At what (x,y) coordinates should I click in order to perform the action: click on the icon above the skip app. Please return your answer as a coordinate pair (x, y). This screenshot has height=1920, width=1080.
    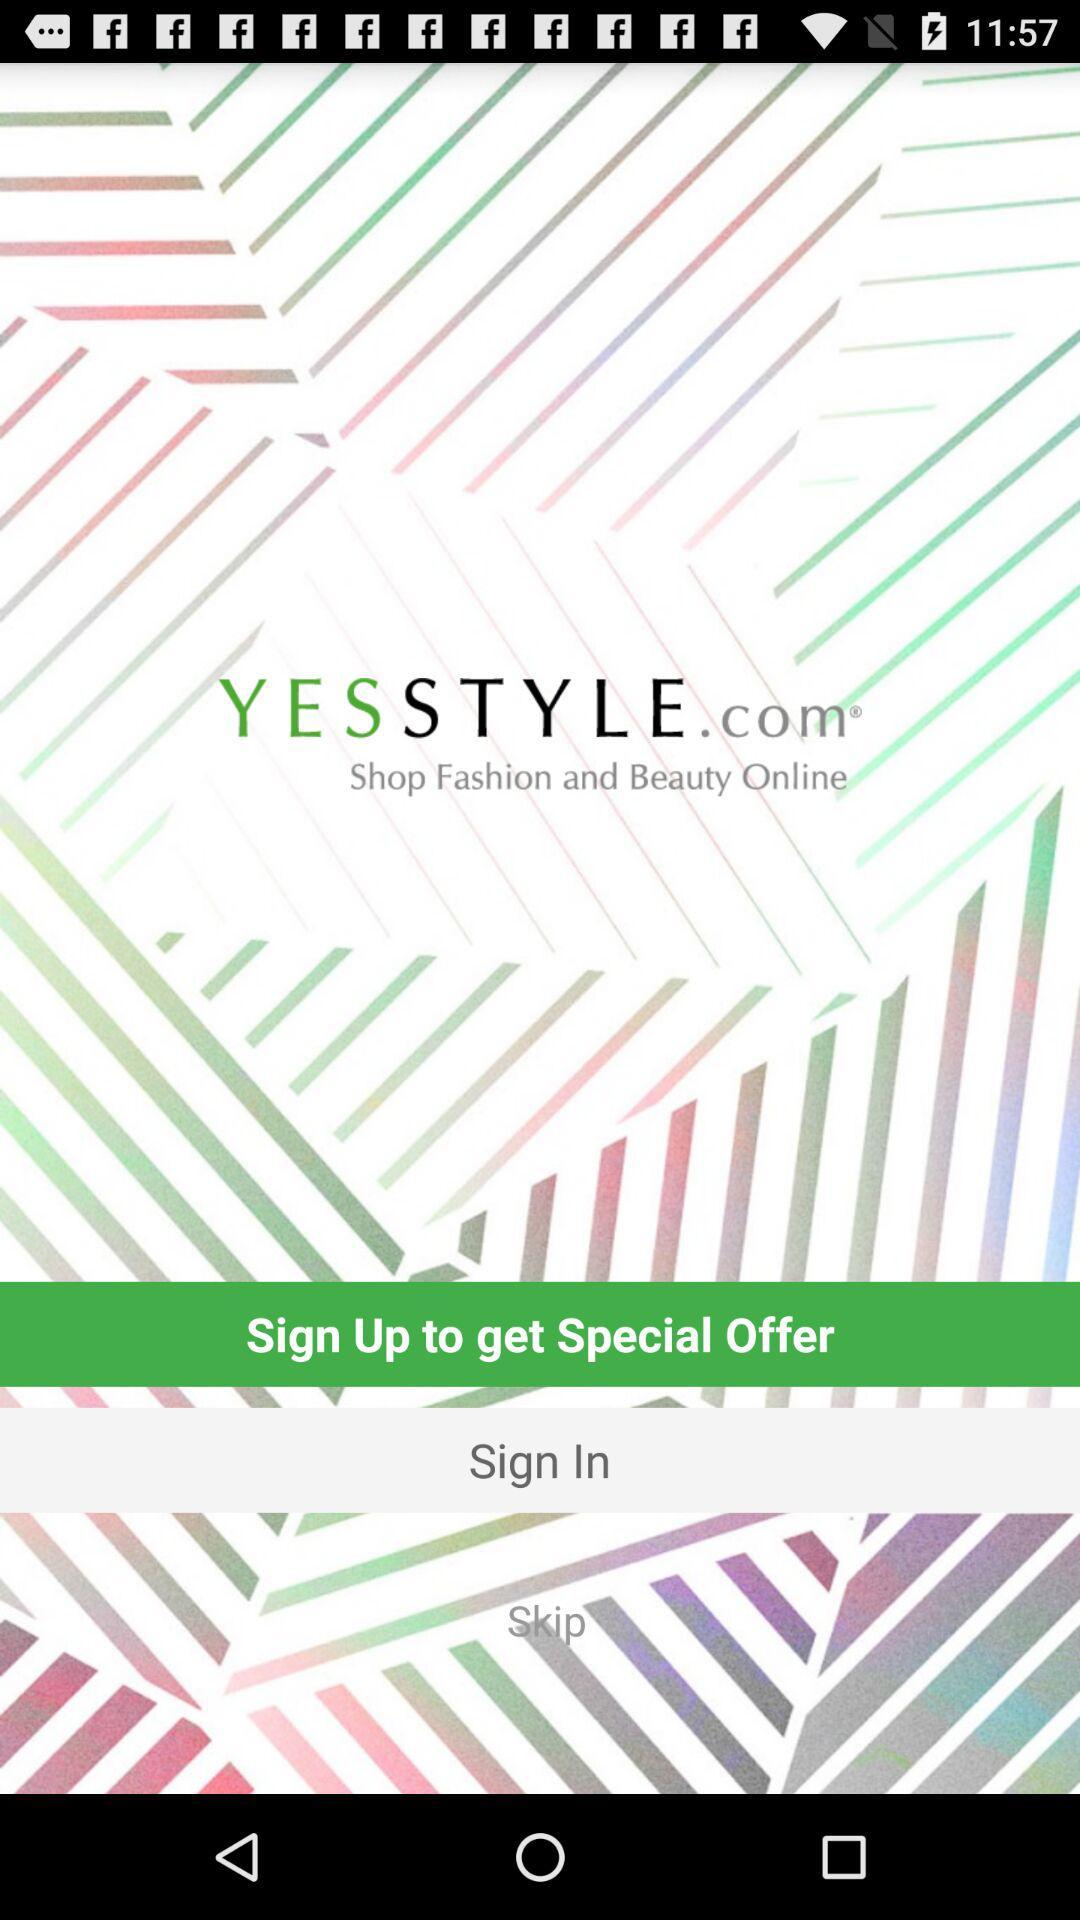
    Looking at the image, I should click on (540, 1460).